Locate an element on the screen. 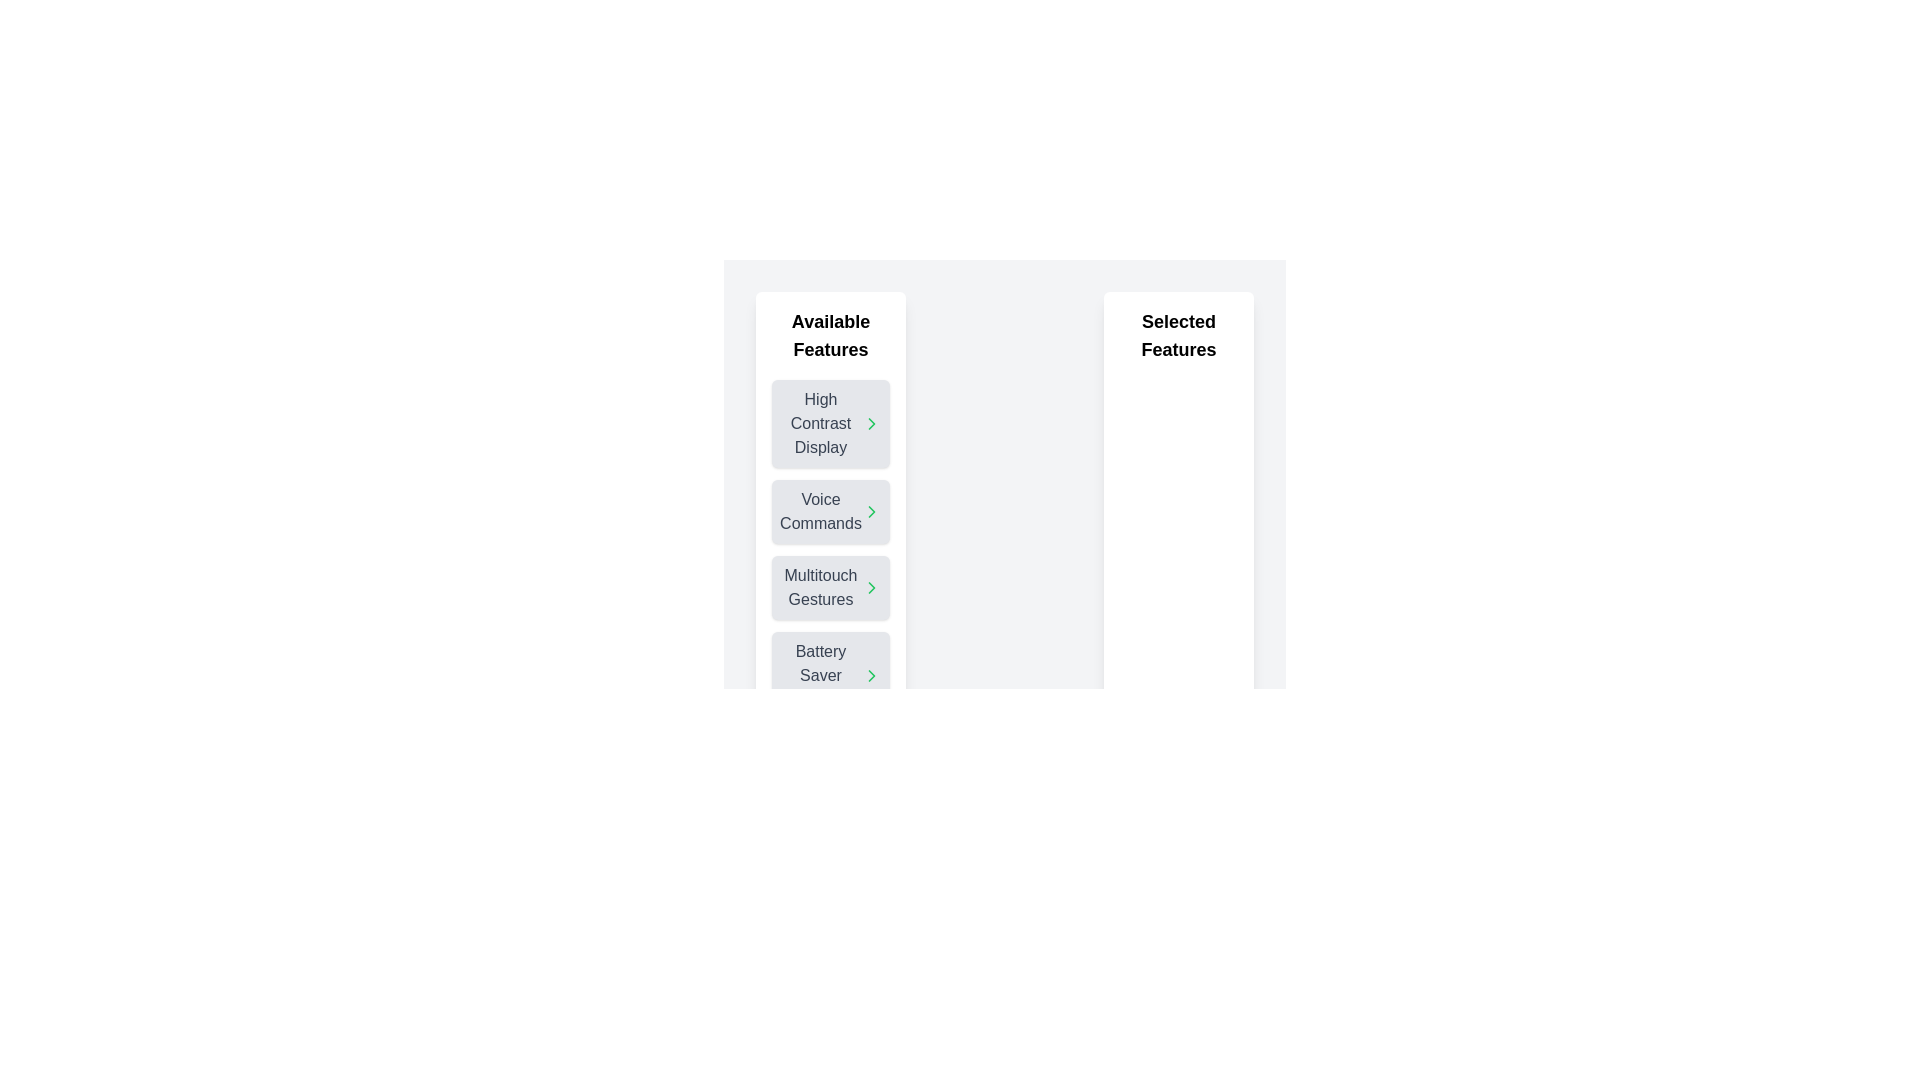 The height and width of the screenshot is (1080, 1920). '<' button next to the feature labeled 'Voice Commands' in the Selected Features list to move it back to the Available Features list is located at coordinates (862, 511).